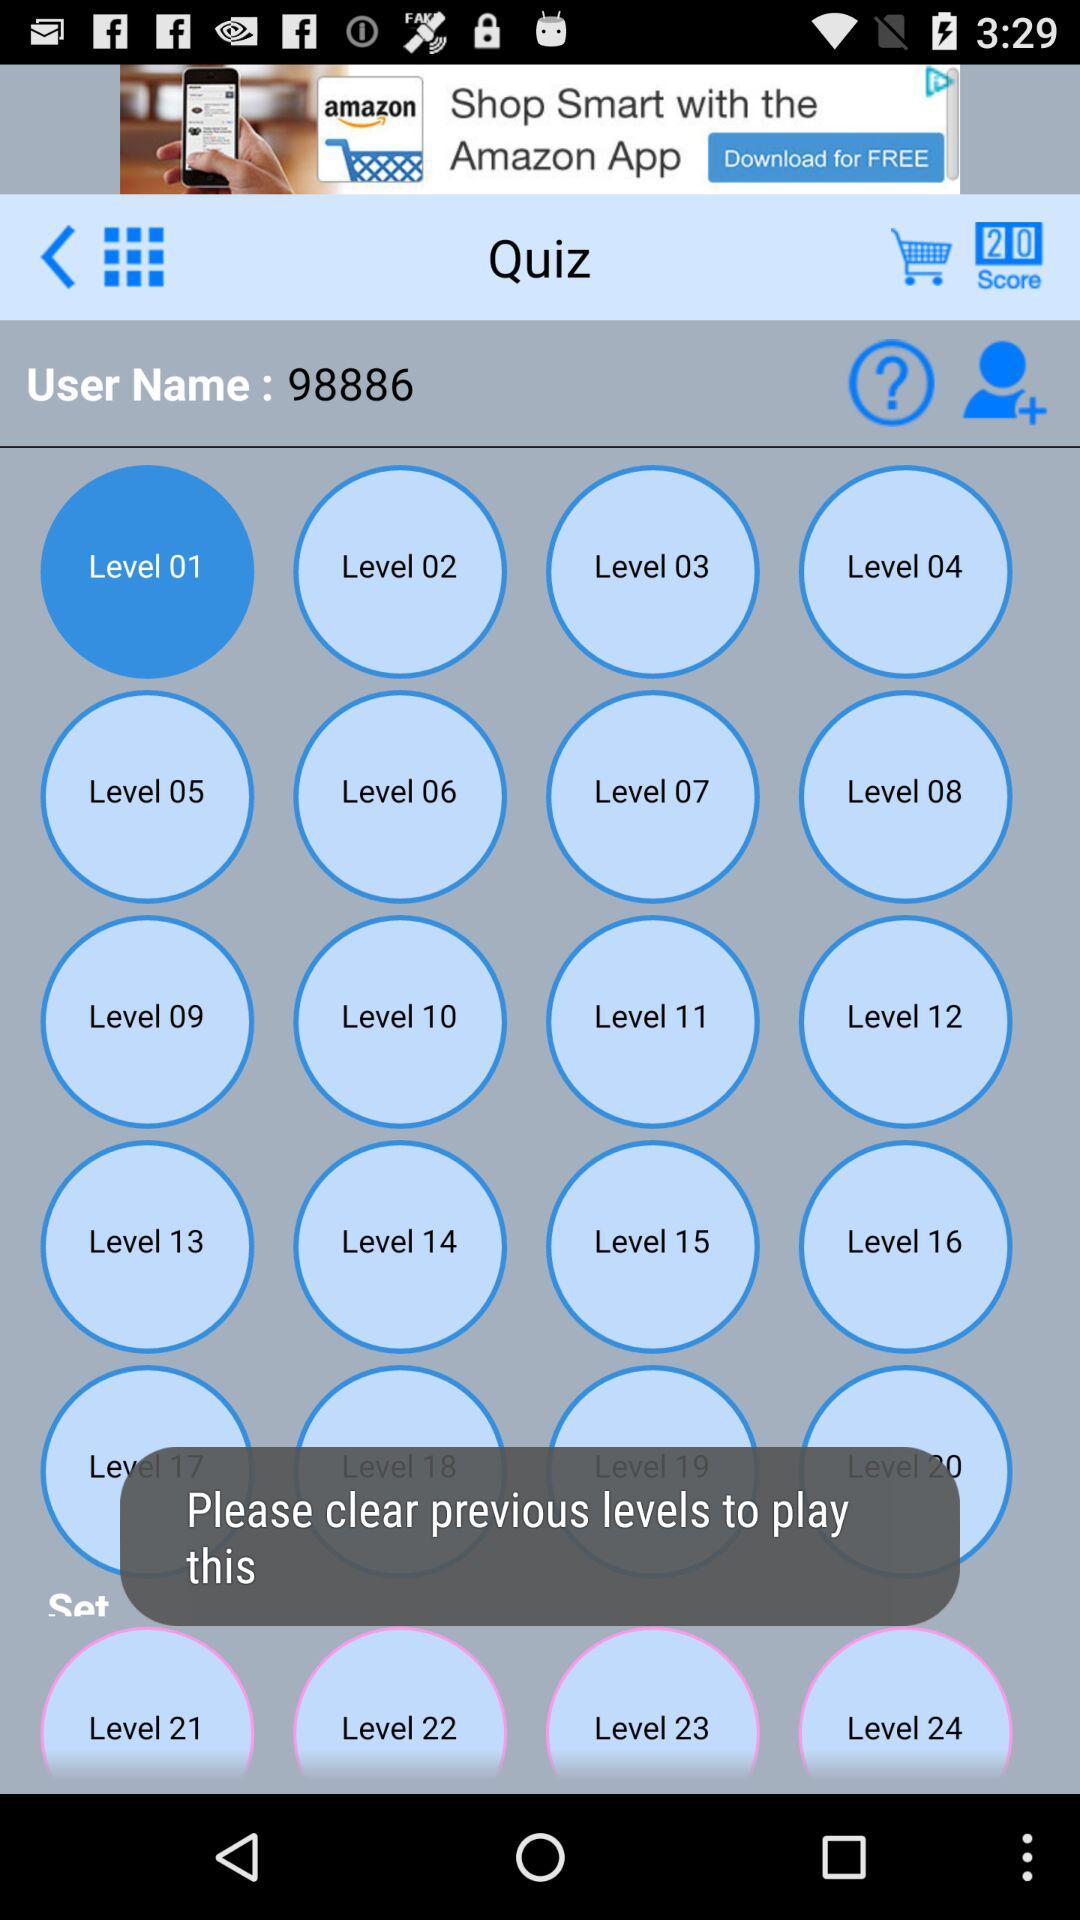 Image resolution: width=1080 pixels, height=1920 pixels. What do you see at coordinates (56, 273) in the screenshot?
I see `the arrow_backward icon` at bounding box center [56, 273].